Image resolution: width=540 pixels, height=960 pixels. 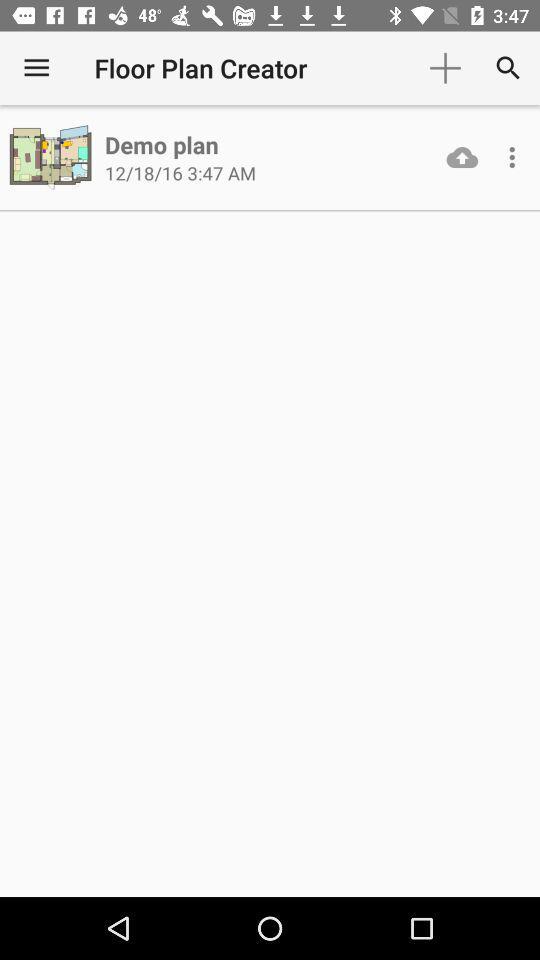 What do you see at coordinates (52, 156) in the screenshot?
I see `item to the left of demo plan icon` at bounding box center [52, 156].